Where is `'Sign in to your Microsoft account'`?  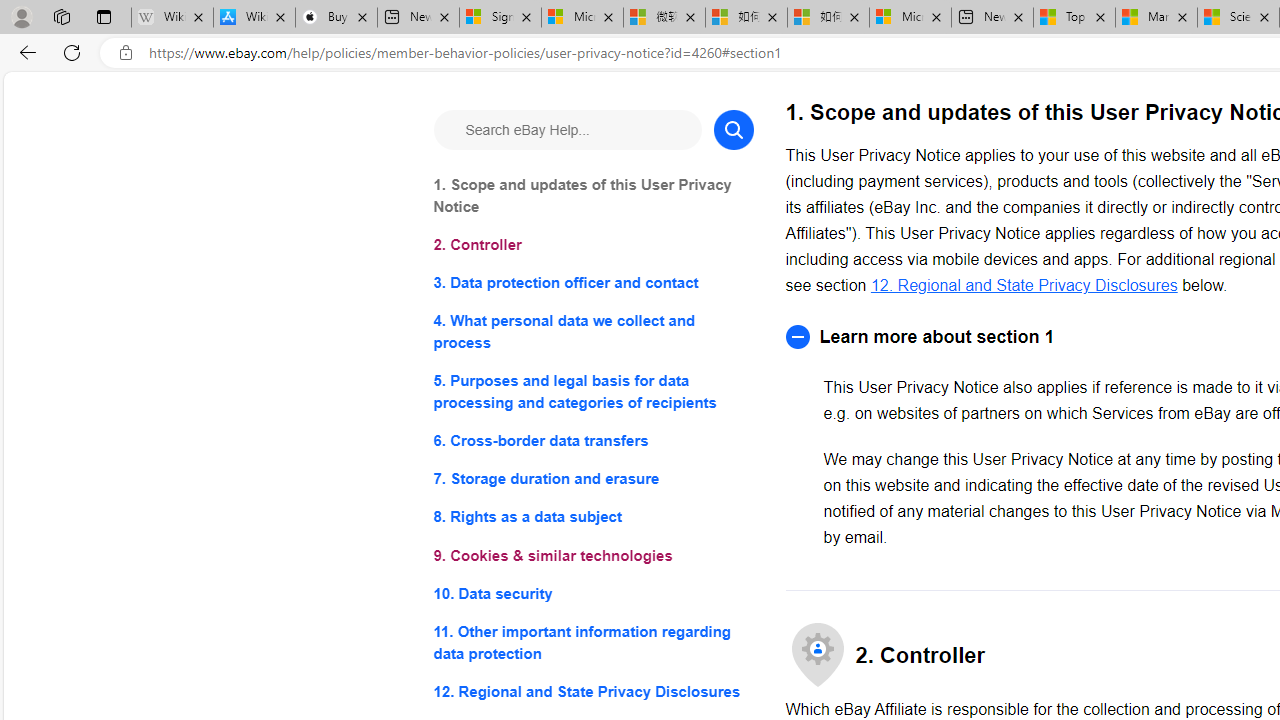 'Sign in to your Microsoft account' is located at coordinates (500, 17).